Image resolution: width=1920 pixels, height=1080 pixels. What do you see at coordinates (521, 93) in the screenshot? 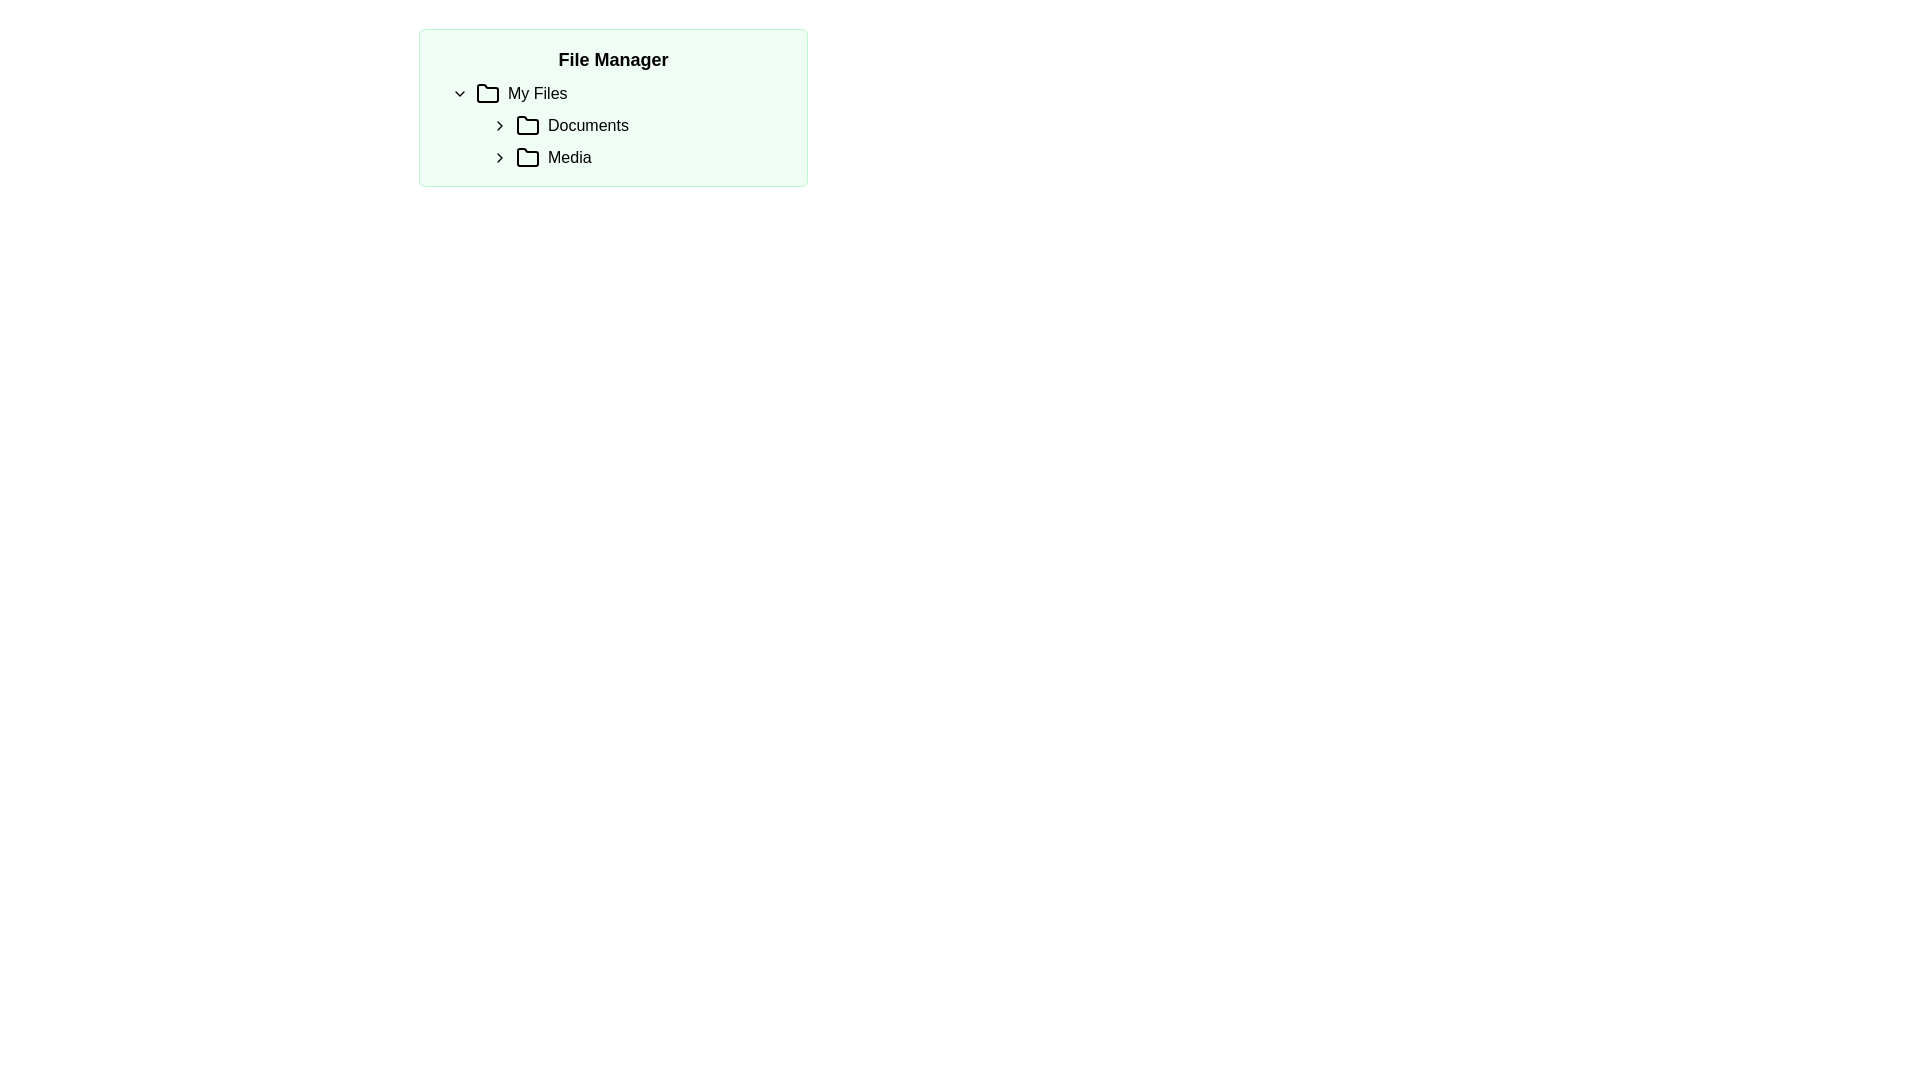
I see `the 'My Files' folder icon and label located under the 'File Manager' header` at bounding box center [521, 93].